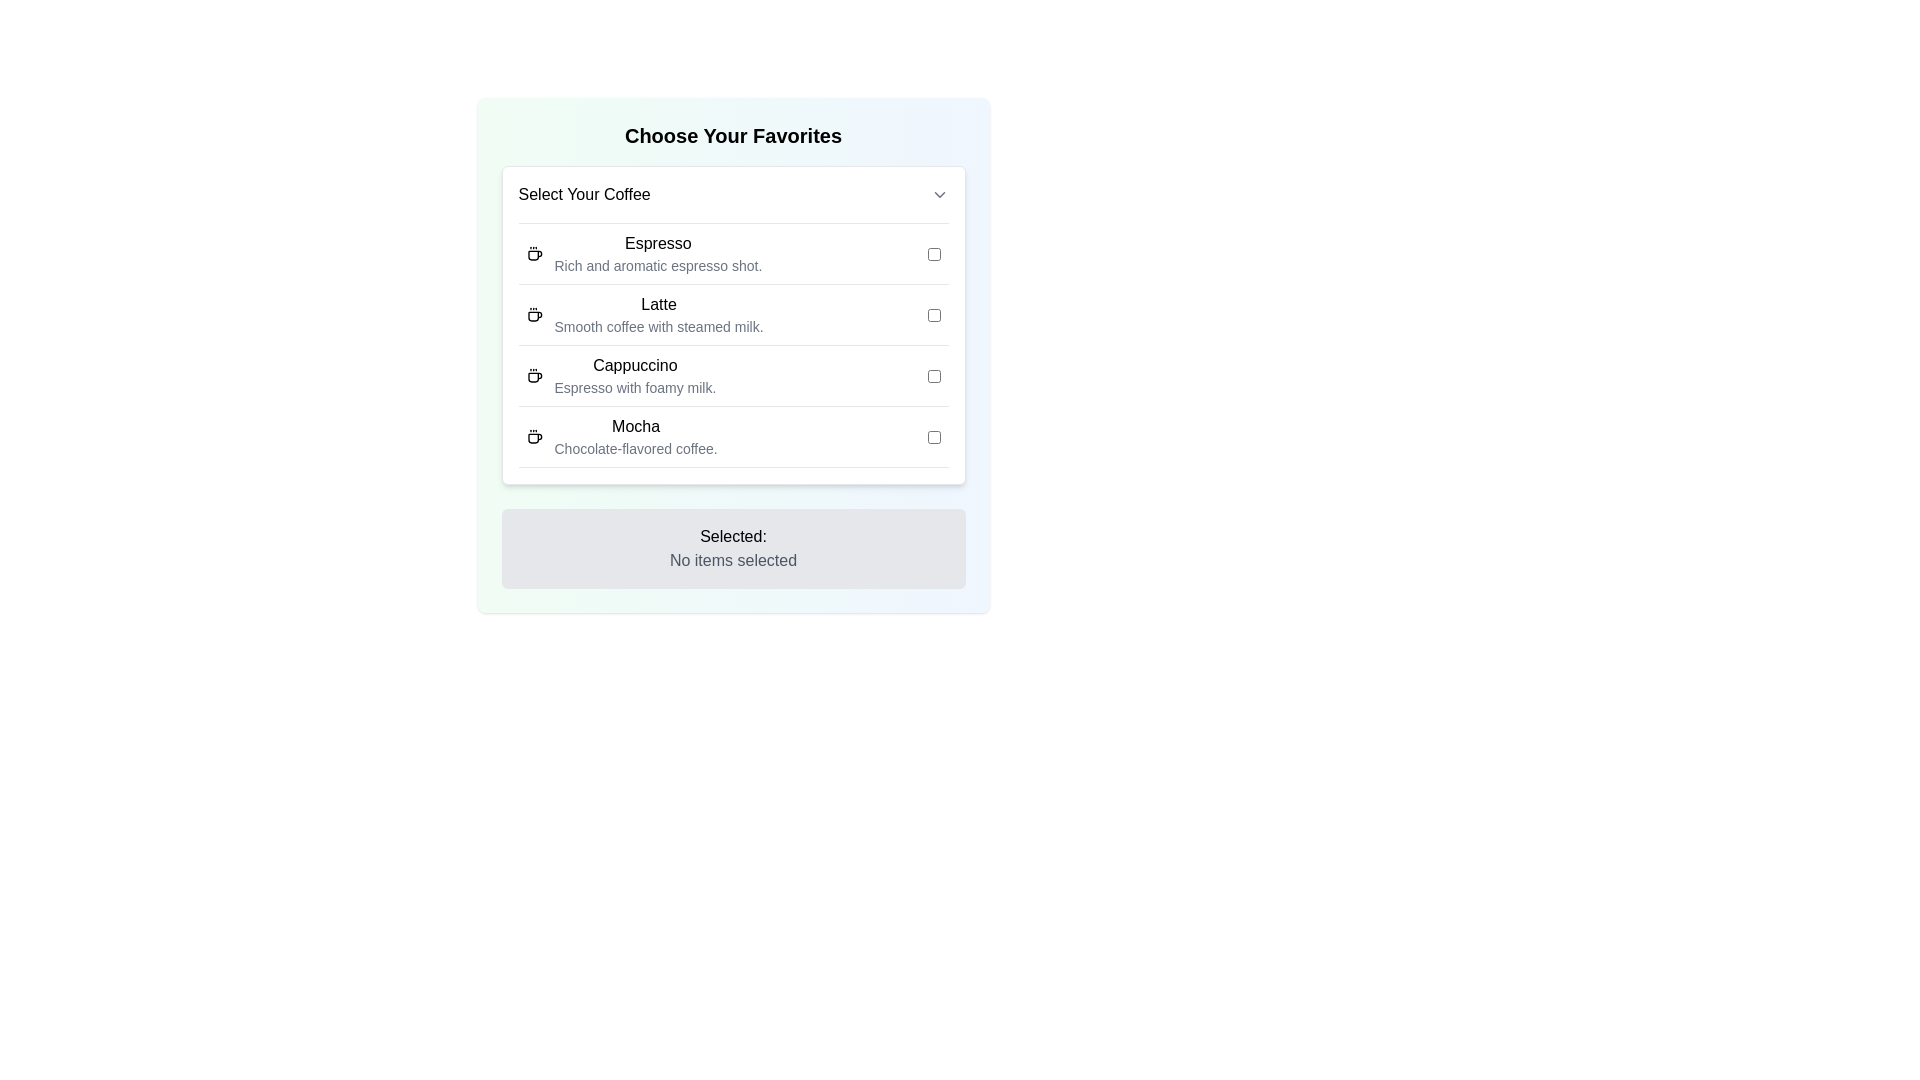 This screenshot has height=1080, width=1920. Describe the element at coordinates (620, 375) in the screenshot. I see `the 'Cappuccino' coffee choice item` at that location.